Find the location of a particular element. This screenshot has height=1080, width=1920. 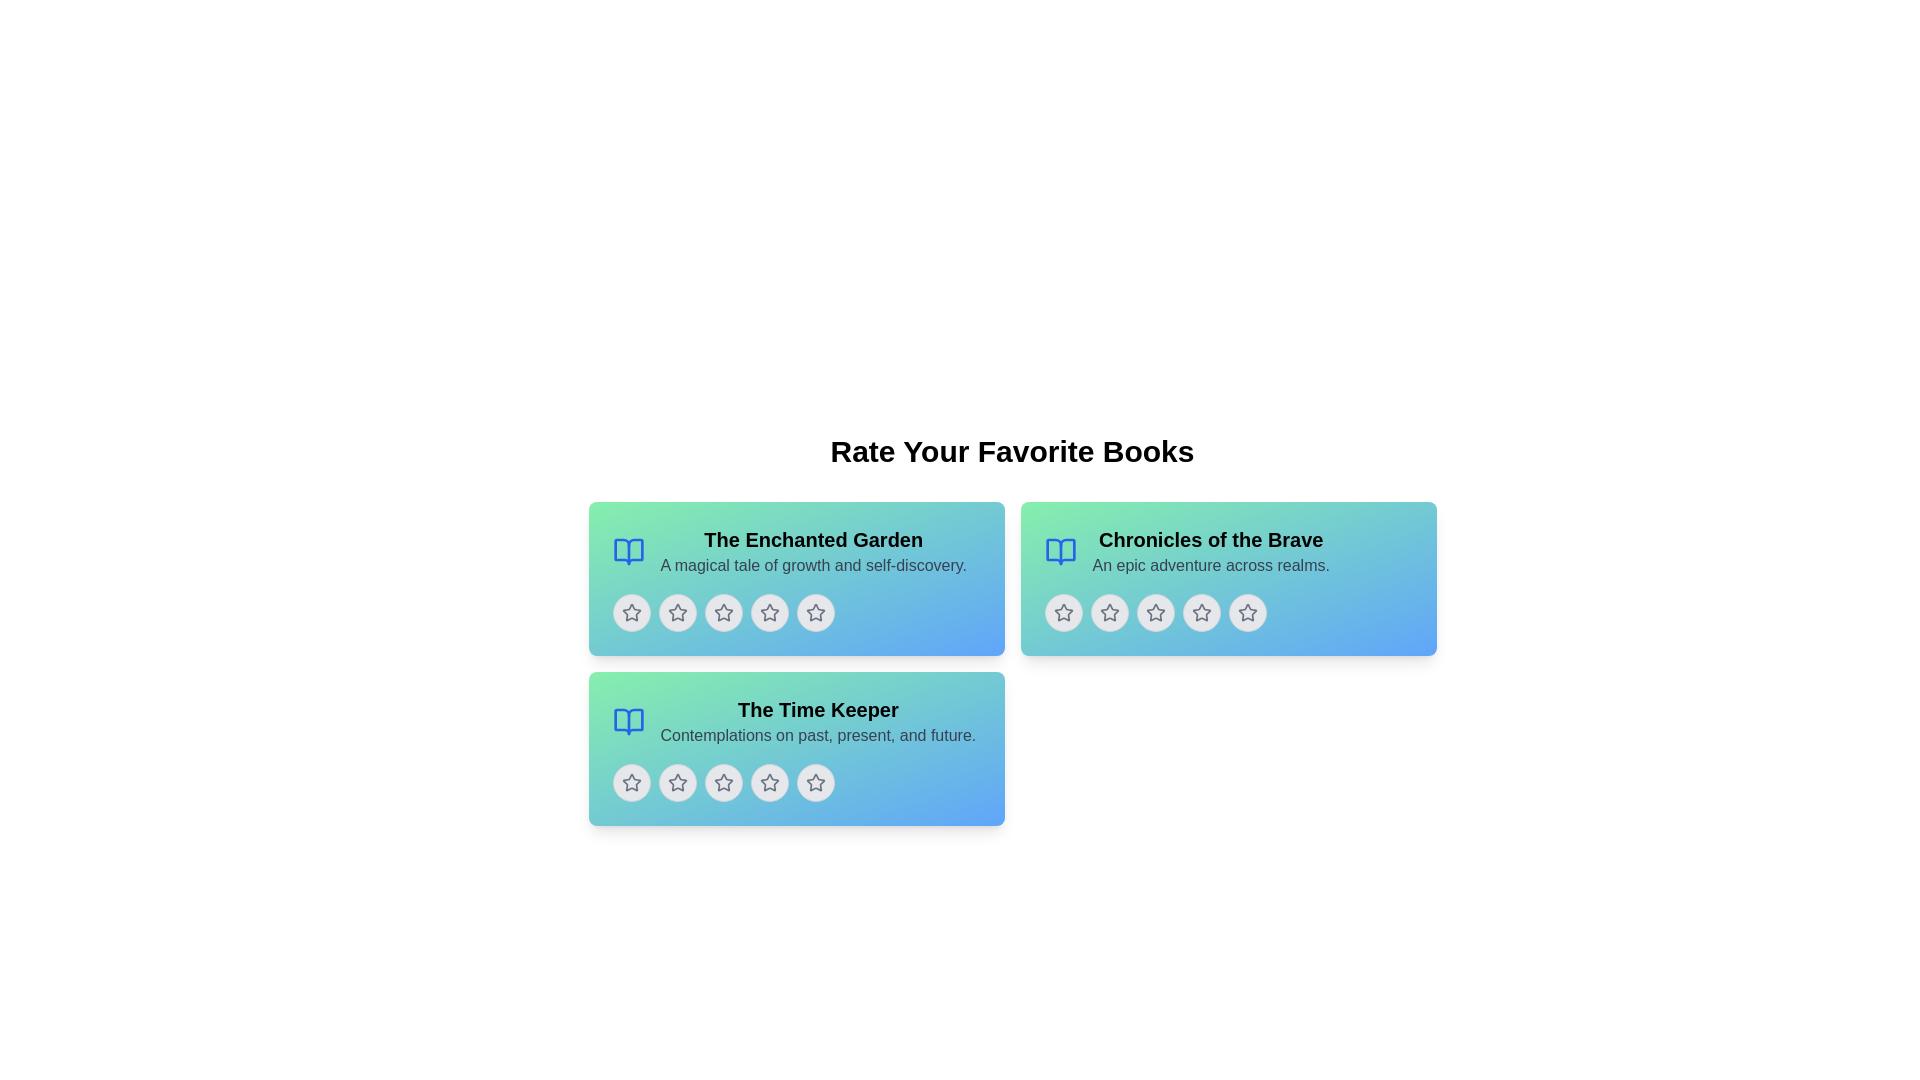

the second rating button for the book 'The Enchanted Garden', located in the first row and first card is located at coordinates (677, 612).